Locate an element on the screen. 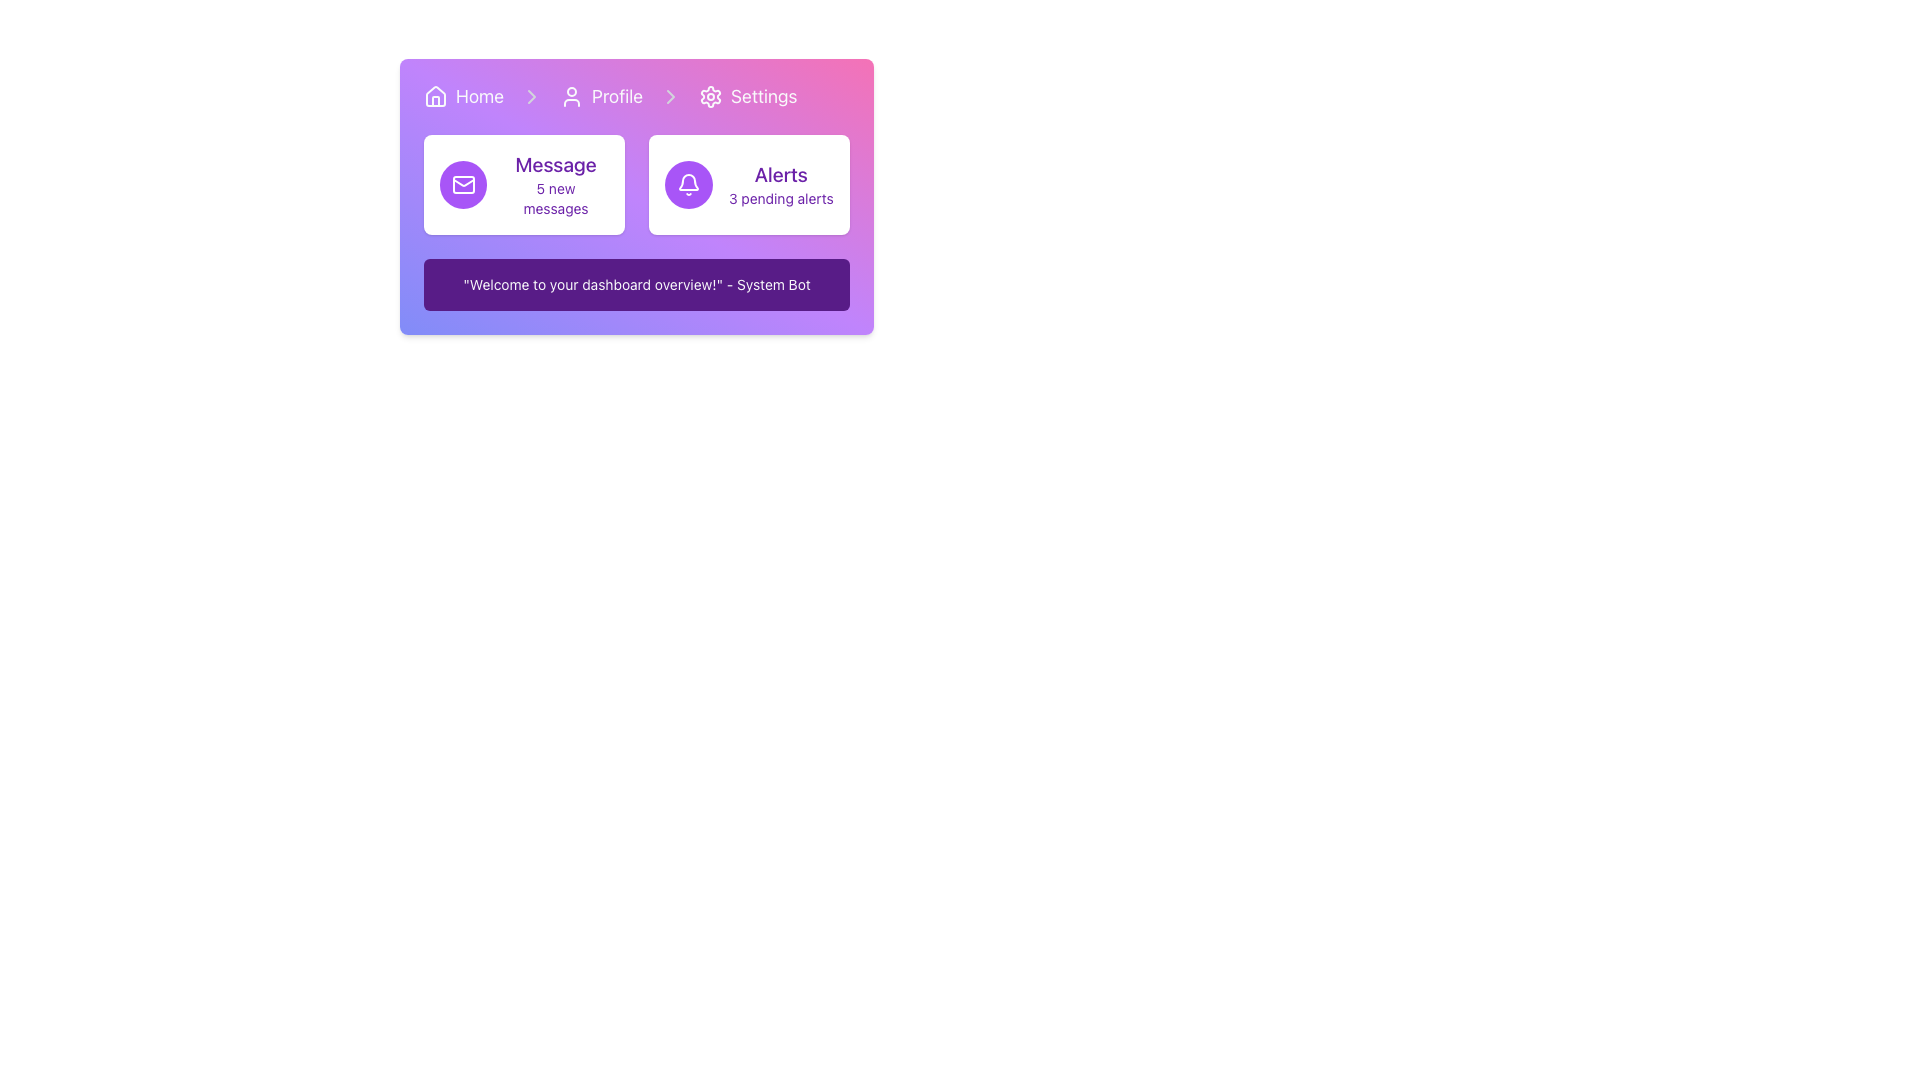 Image resolution: width=1920 pixels, height=1080 pixels. the house-shaped icon button with a light purple background is located at coordinates (435, 96).